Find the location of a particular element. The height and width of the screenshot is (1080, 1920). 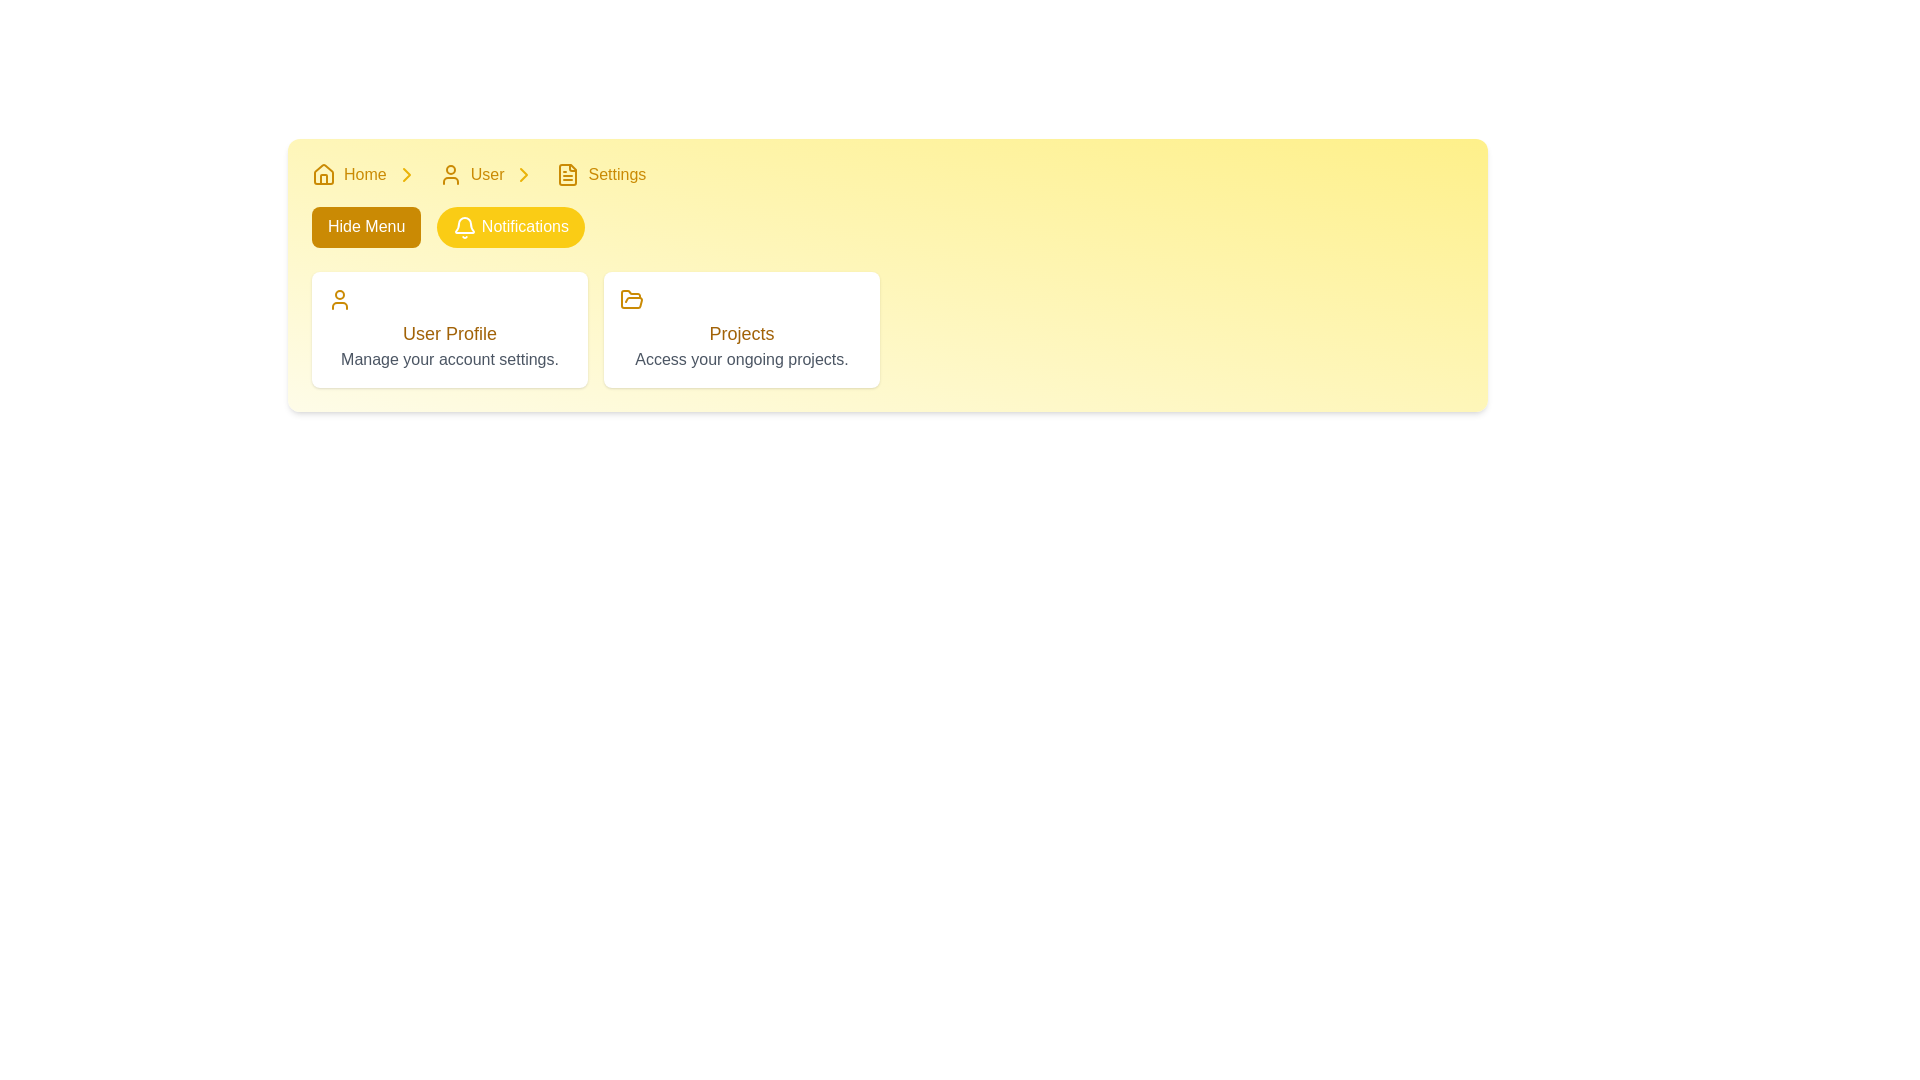

the Projects icon located above the 'Projects' text and the description 'Access your ongoing projects.' is located at coordinates (631, 299).